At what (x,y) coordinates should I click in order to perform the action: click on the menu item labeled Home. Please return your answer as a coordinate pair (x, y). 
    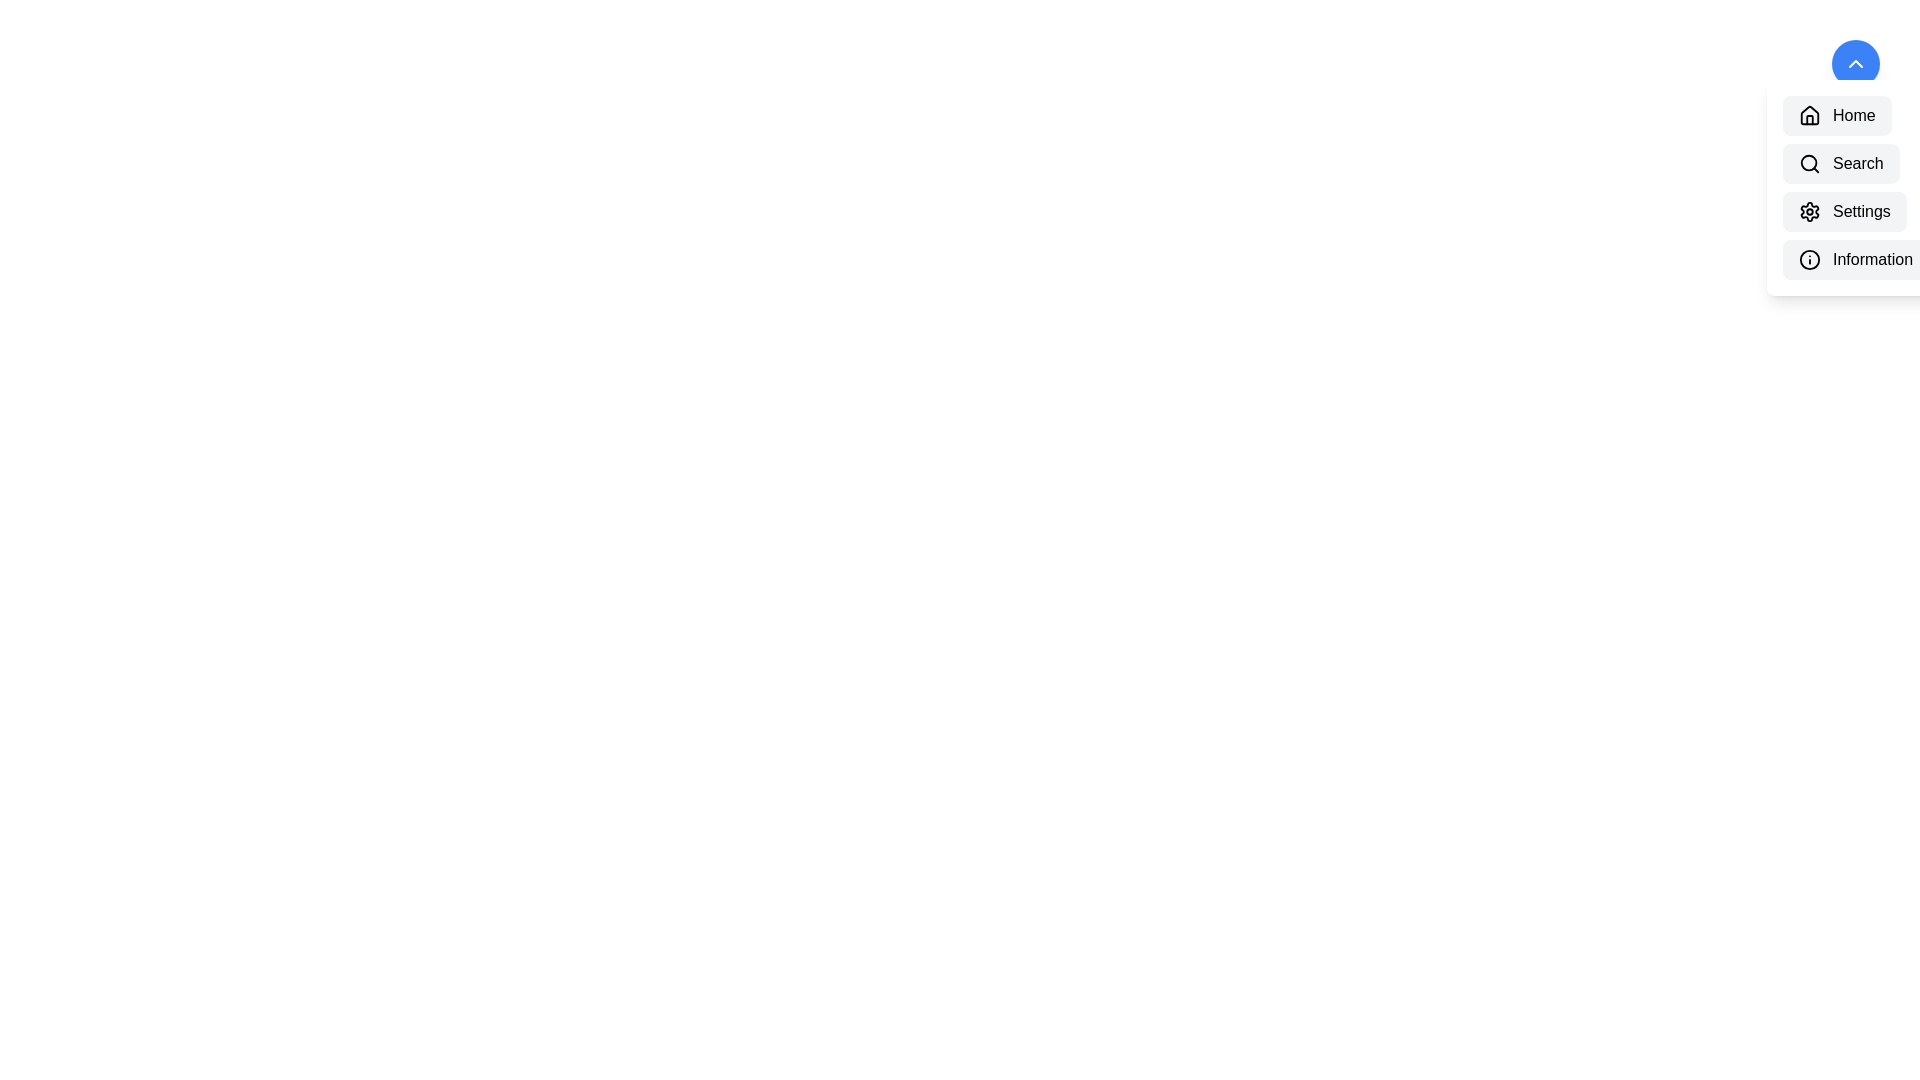
    Looking at the image, I should click on (1837, 115).